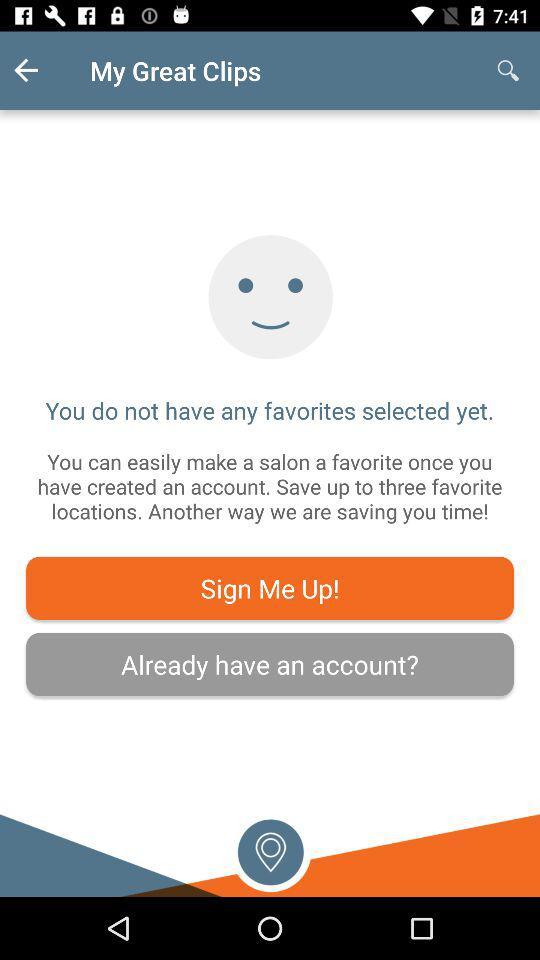 Image resolution: width=540 pixels, height=960 pixels. What do you see at coordinates (270, 588) in the screenshot?
I see `the item below you can easily item` at bounding box center [270, 588].